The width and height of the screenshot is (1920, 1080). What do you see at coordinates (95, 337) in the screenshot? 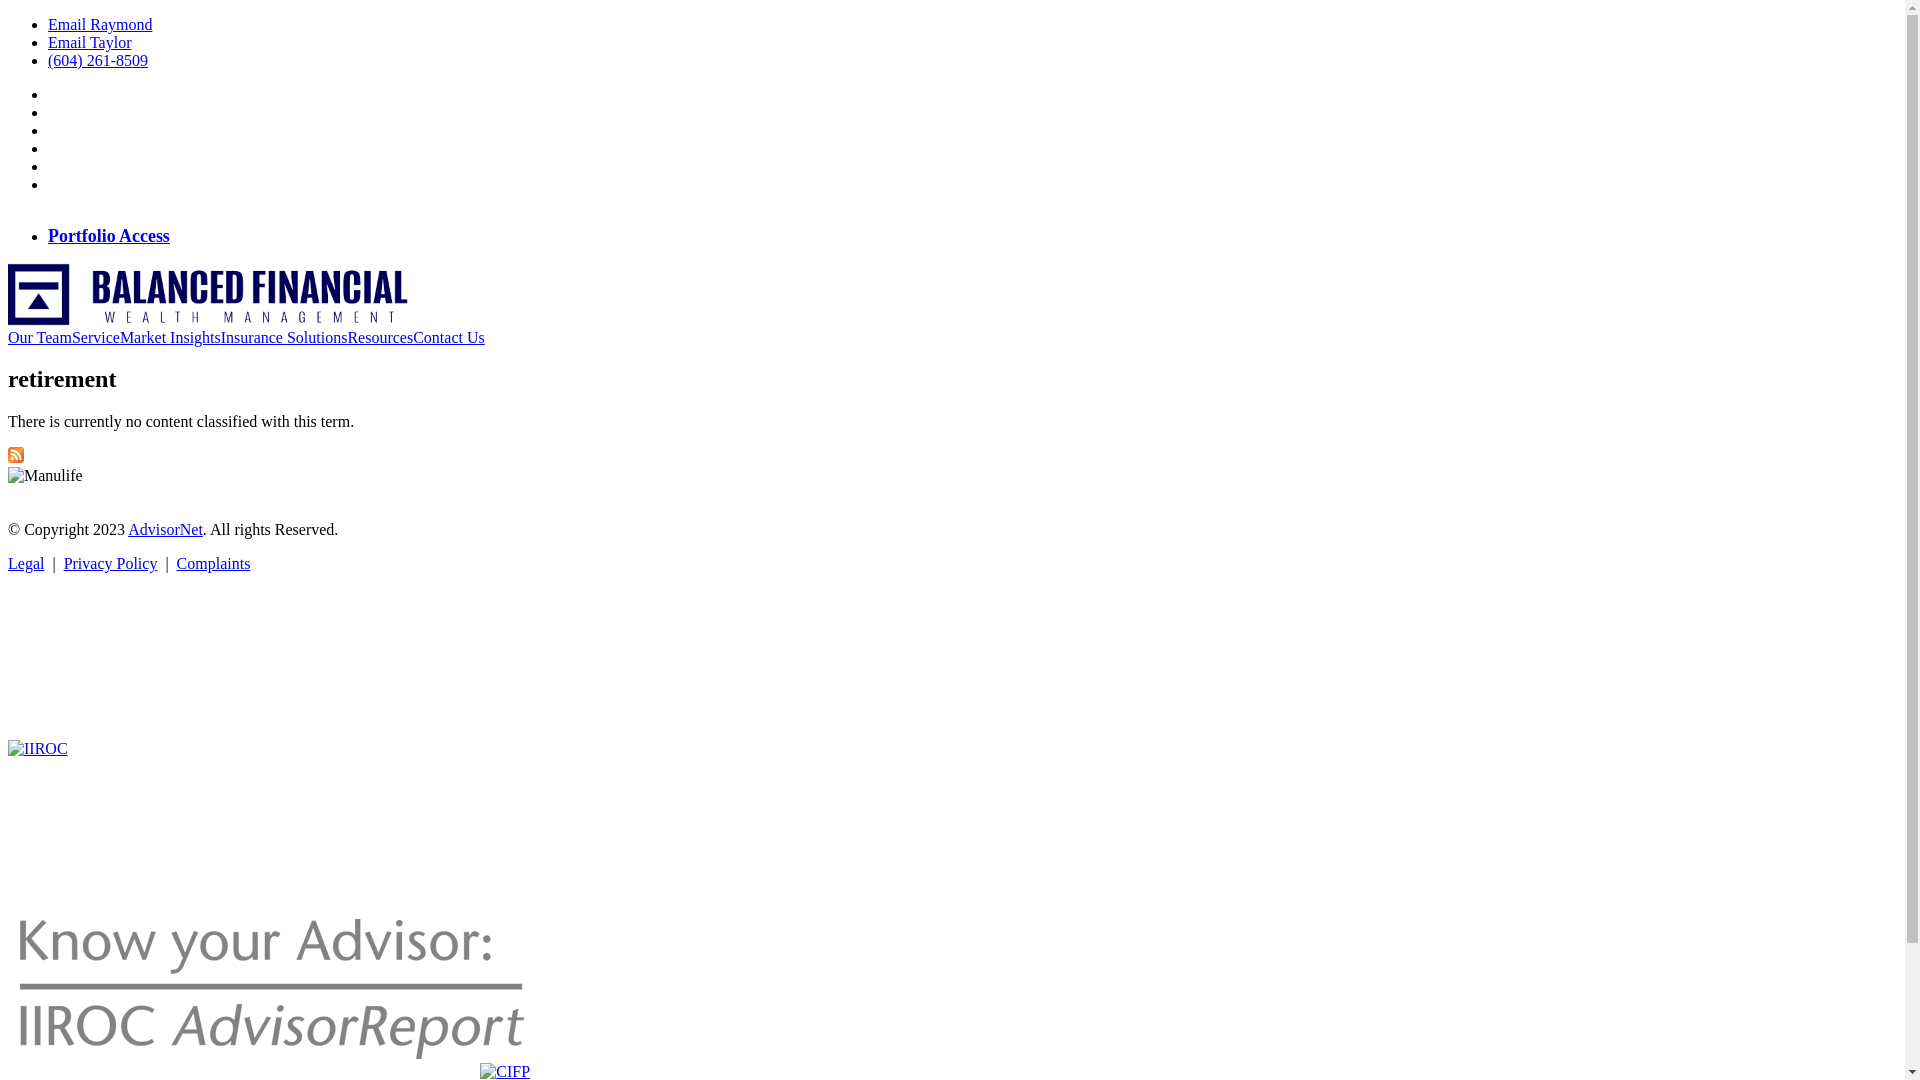
I see `'Service'` at bounding box center [95, 337].